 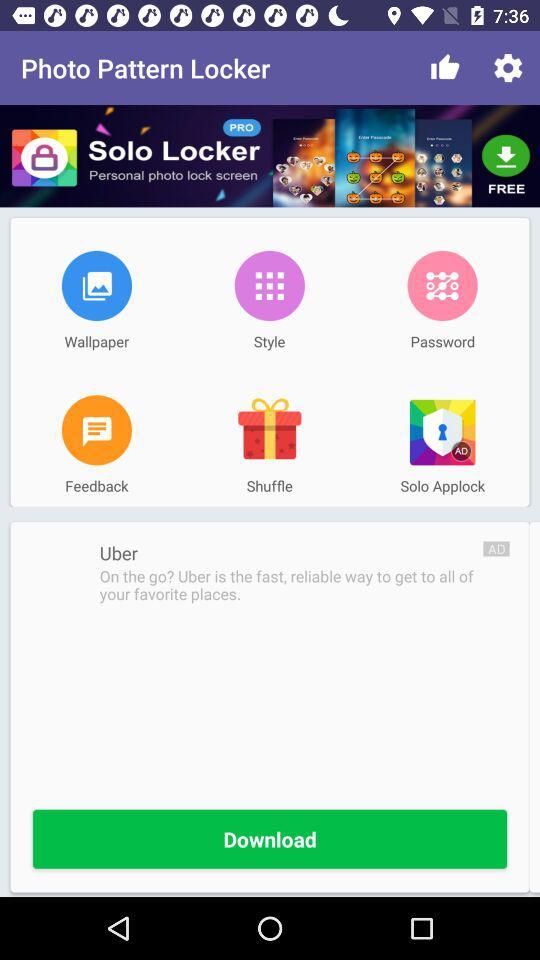 I want to click on icon to the left of solo applock, so click(x=269, y=430).